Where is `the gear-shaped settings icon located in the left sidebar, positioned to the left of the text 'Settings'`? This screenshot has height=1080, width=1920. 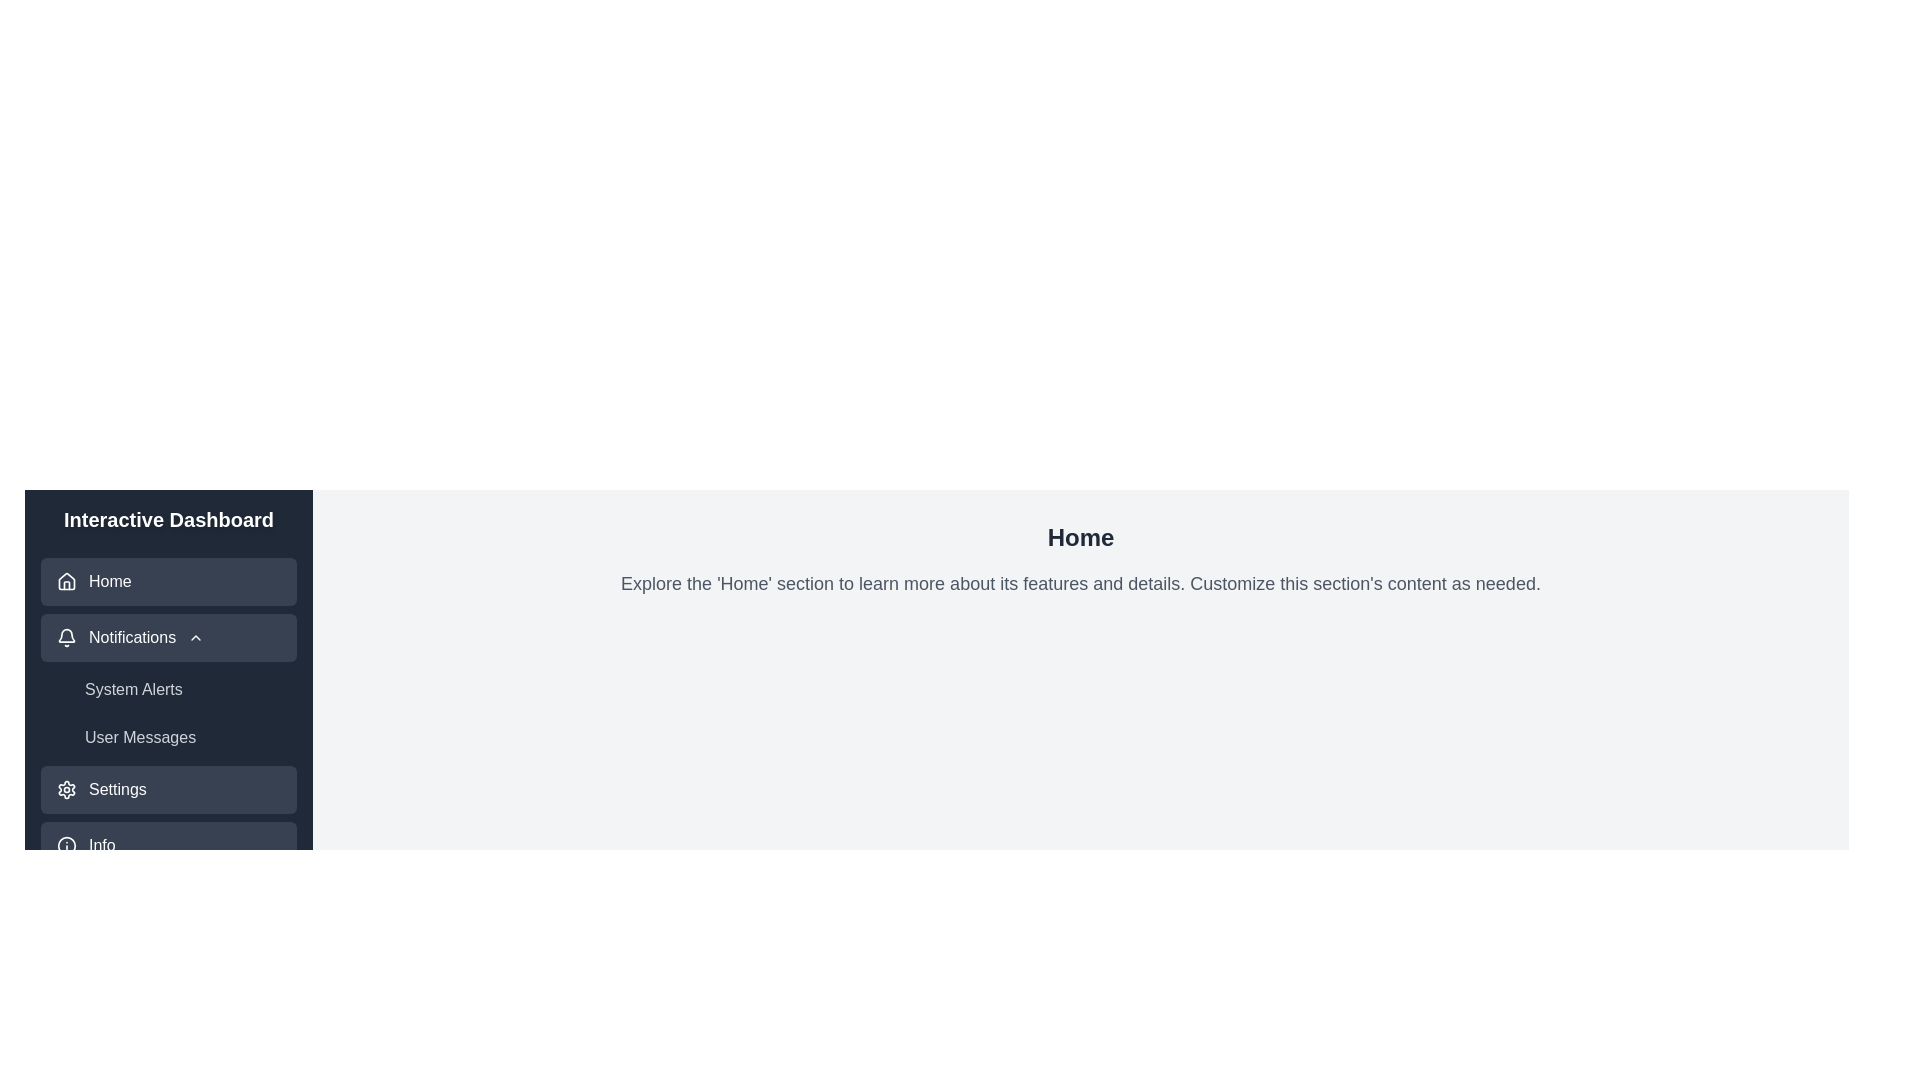
the gear-shaped settings icon located in the left sidebar, positioned to the left of the text 'Settings' is located at coordinates (67, 789).